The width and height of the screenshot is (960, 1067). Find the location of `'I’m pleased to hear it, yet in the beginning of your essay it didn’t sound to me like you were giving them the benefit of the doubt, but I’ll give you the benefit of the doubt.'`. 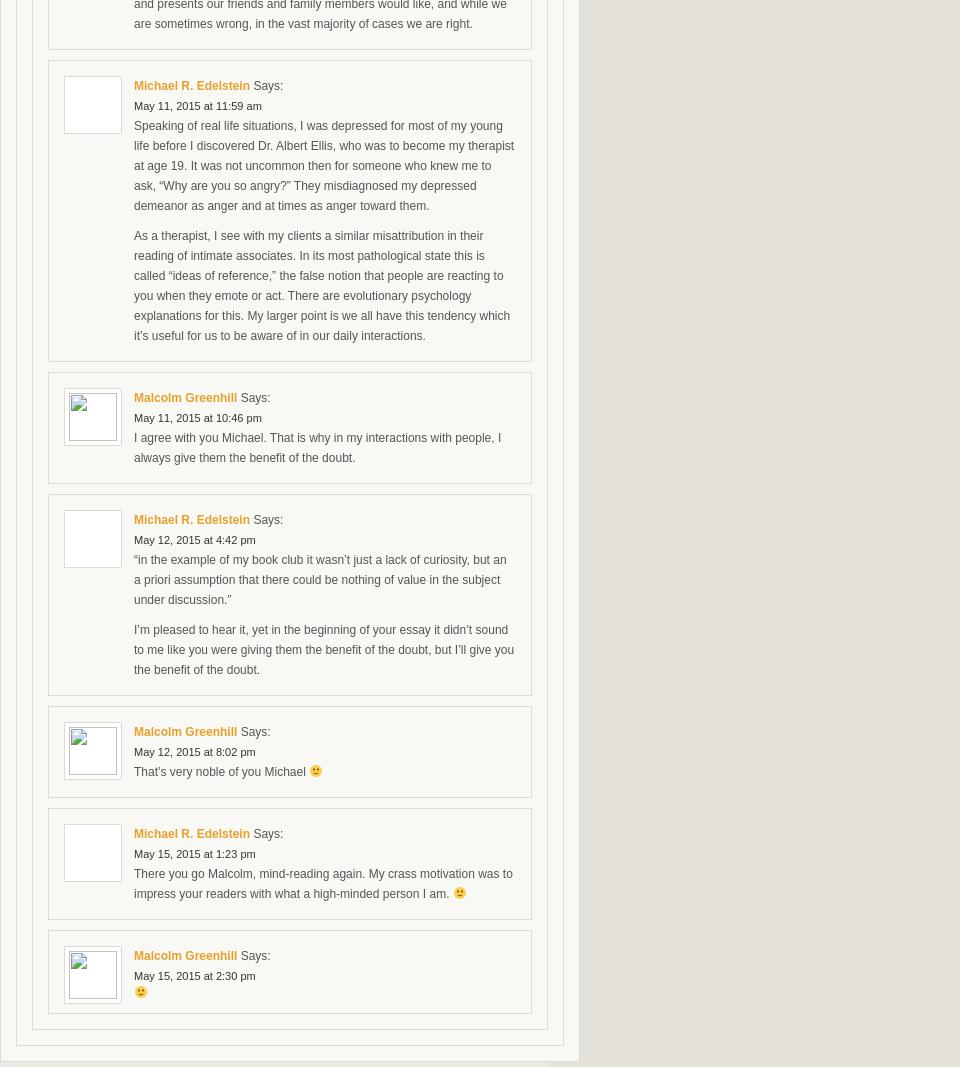

'I’m pleased to hear it, yet in the beginning of your essay it didn’t sound to me like you were giving them the benefit of the doubt, but I’ll give you the benefit of the doubt.' is located at coordinates (324, 650).